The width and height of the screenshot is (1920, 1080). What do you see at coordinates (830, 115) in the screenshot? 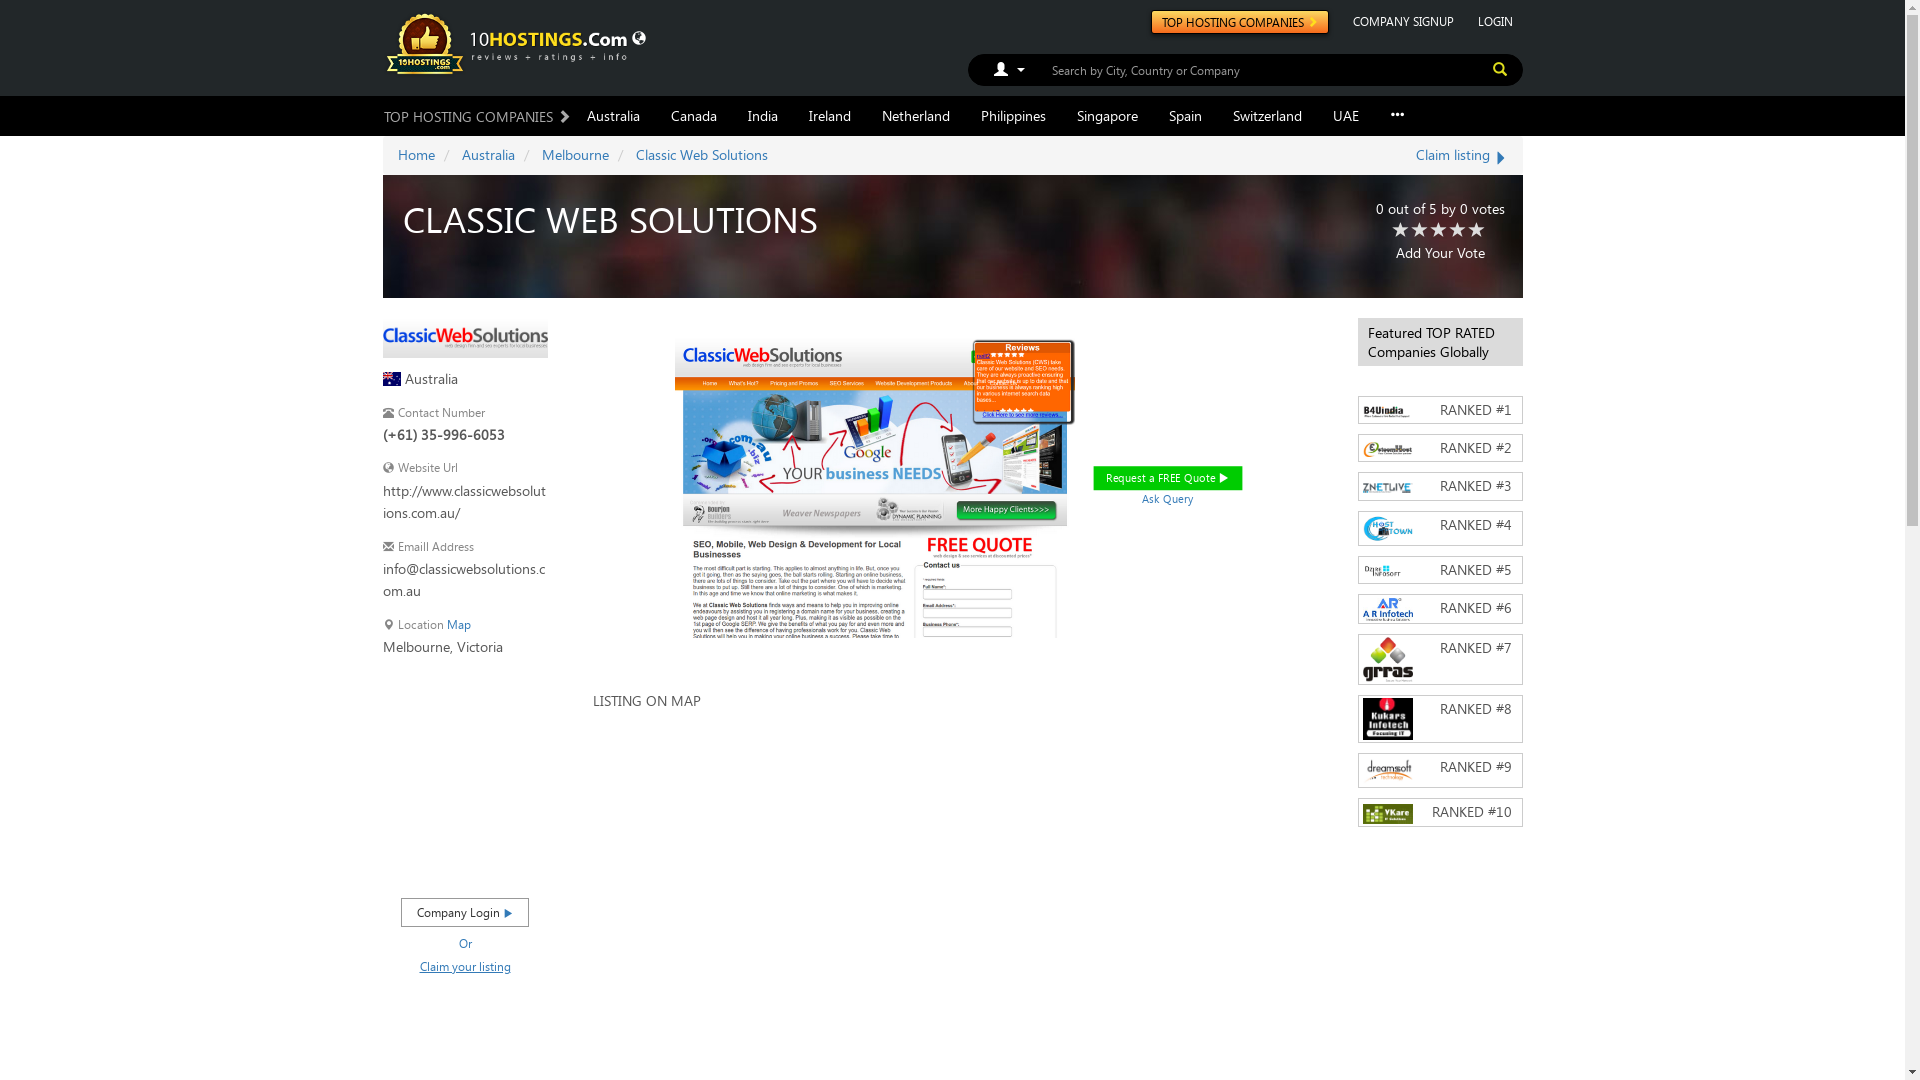
I see `'Ireland'` at bounding box center [830, 115].